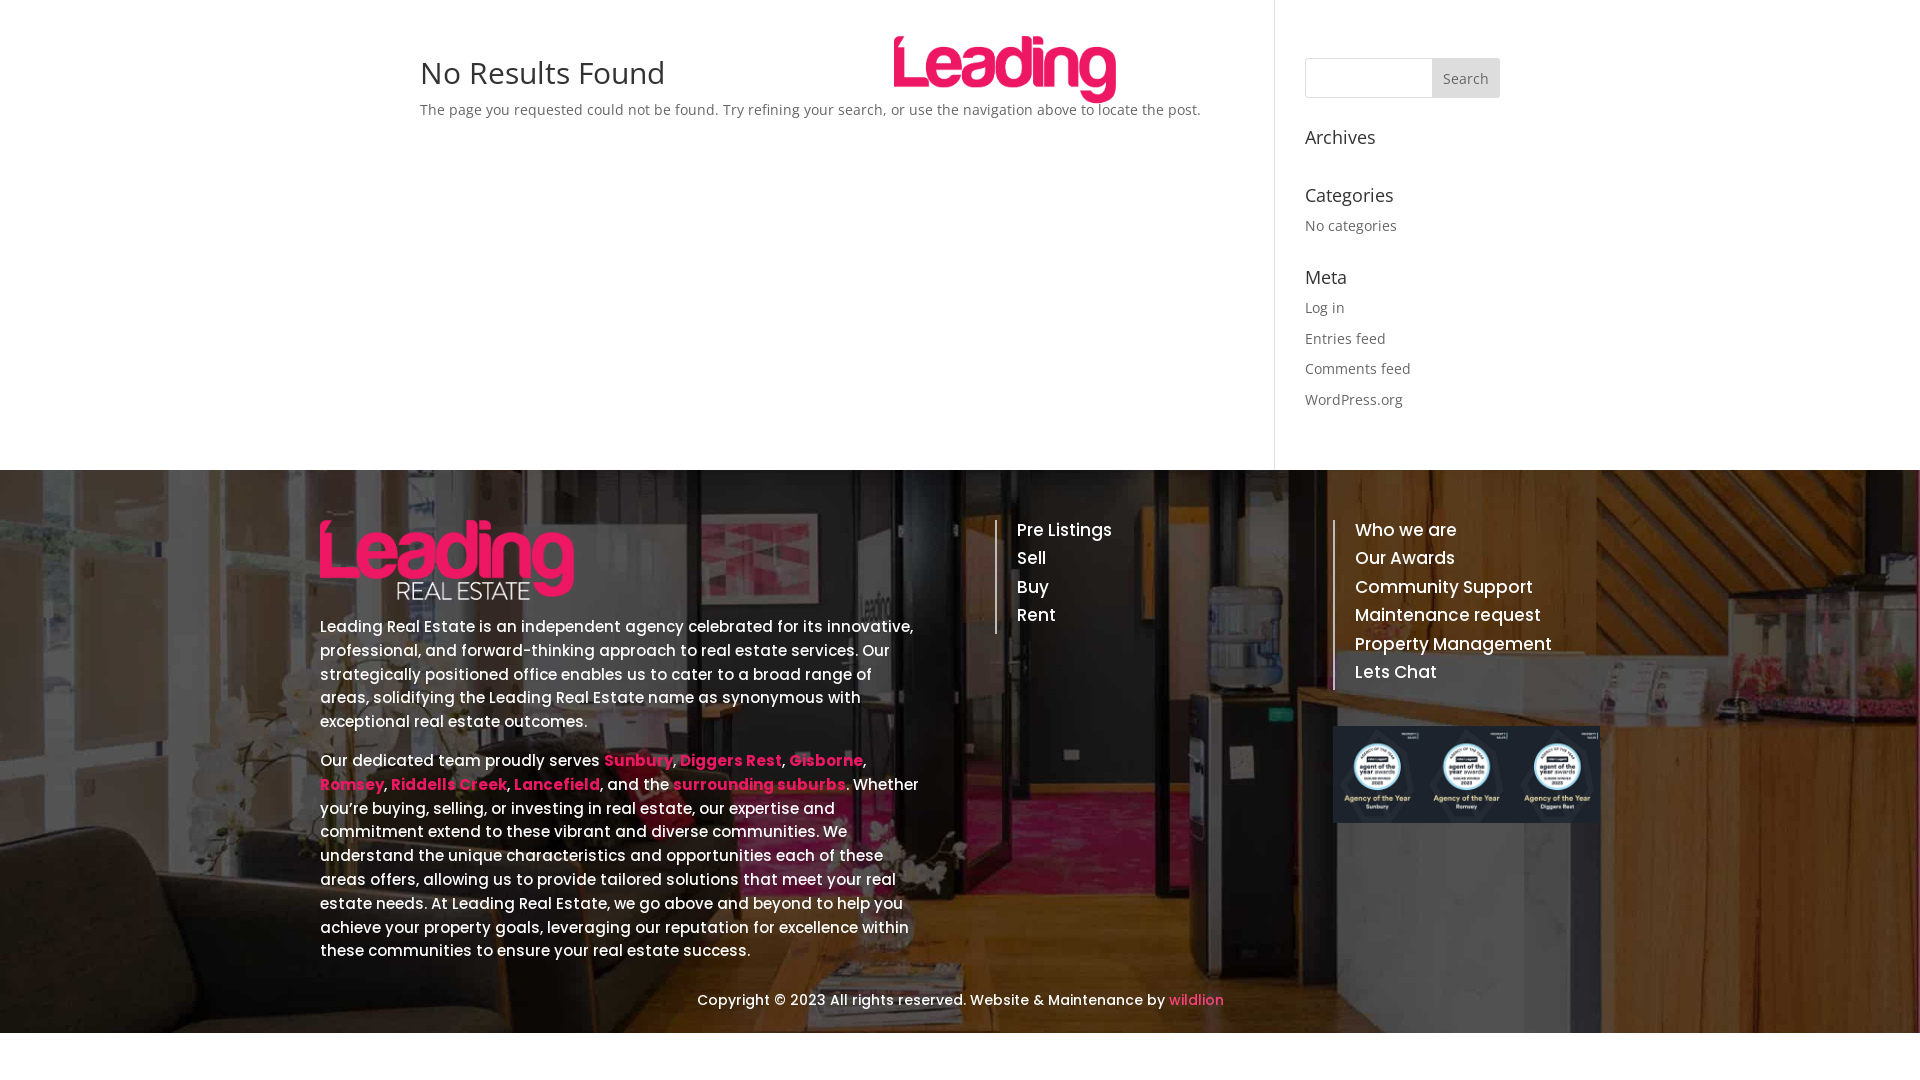 The width and height of the screenshot is (1920, 1080). What do you see at coordinates (1324, 307) in the screenshot?
I see `'Log in'` at bounding box center [1324, 307].